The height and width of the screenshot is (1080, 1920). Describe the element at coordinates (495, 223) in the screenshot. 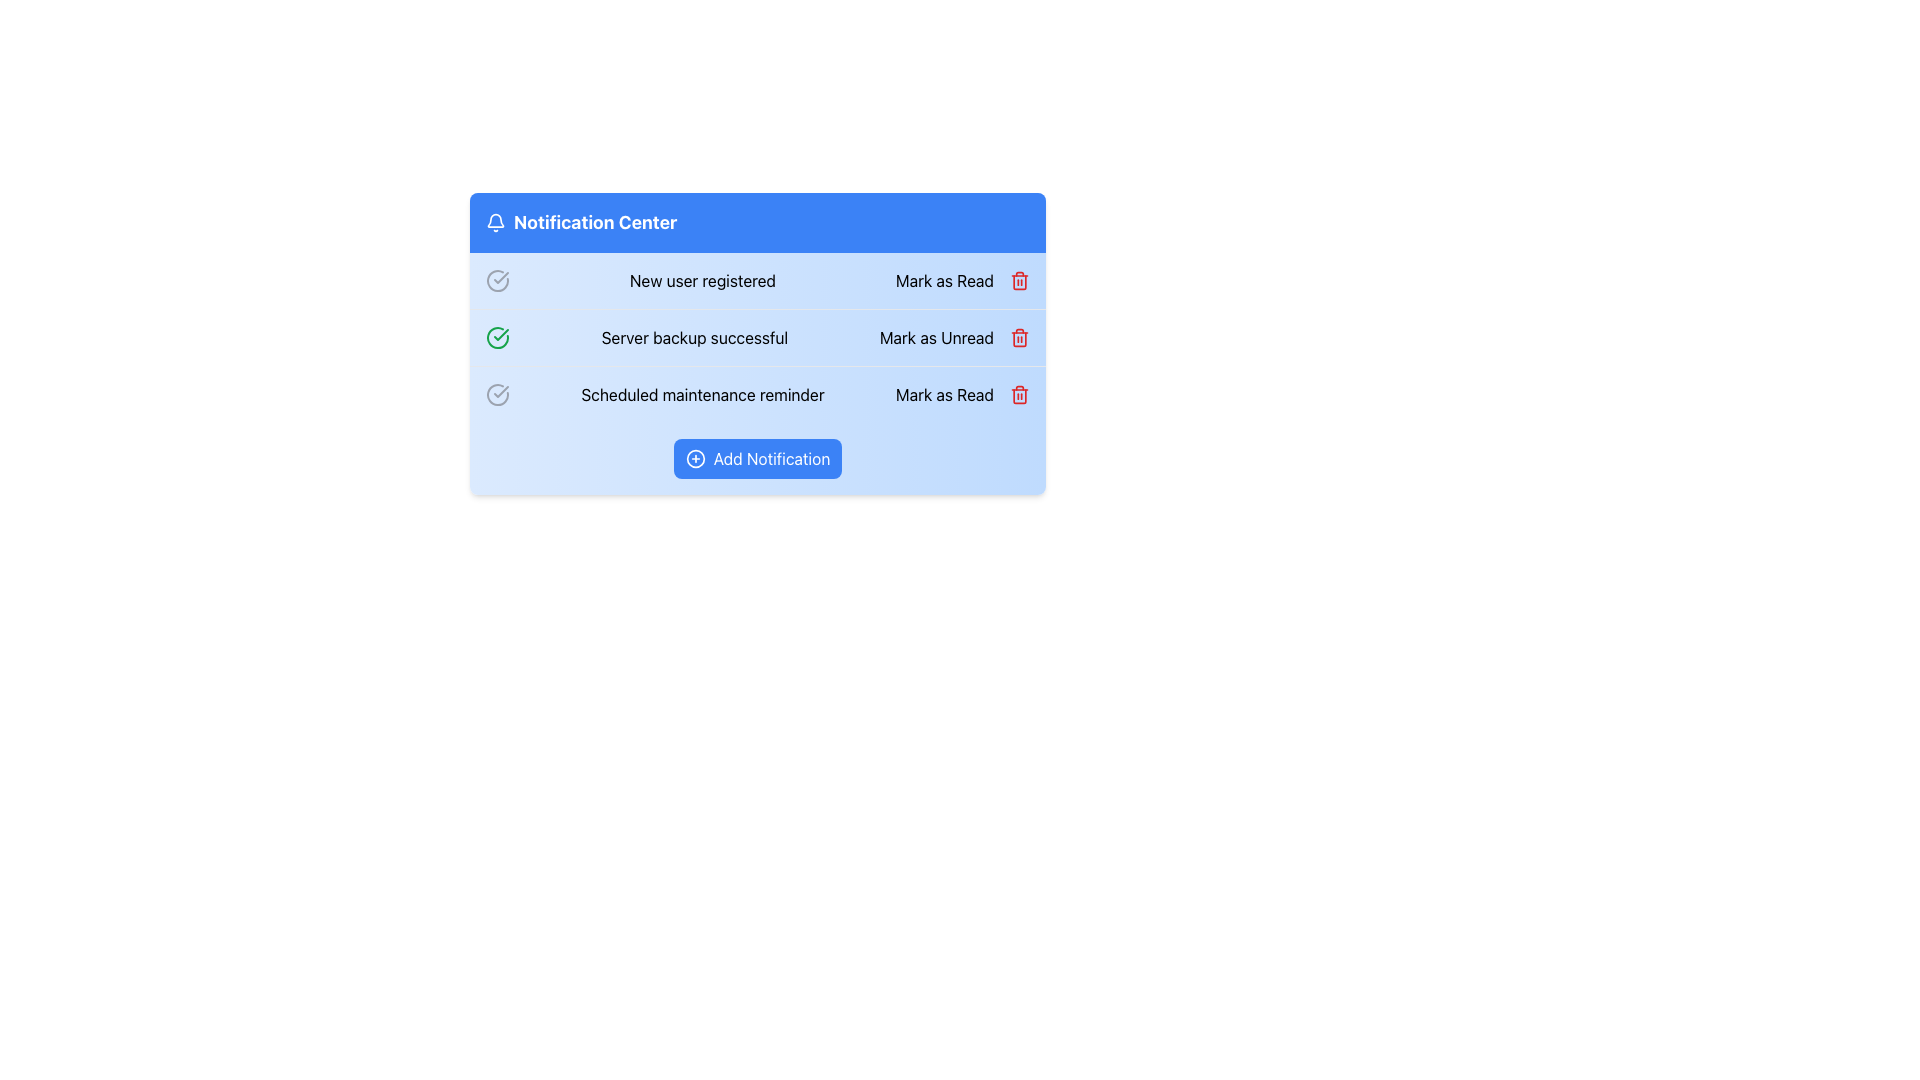

I see `the bell icon located at the top left corner of the 'Notification Center' panel, which is styled in gray and features a rounded shape with a clapper` at that location.